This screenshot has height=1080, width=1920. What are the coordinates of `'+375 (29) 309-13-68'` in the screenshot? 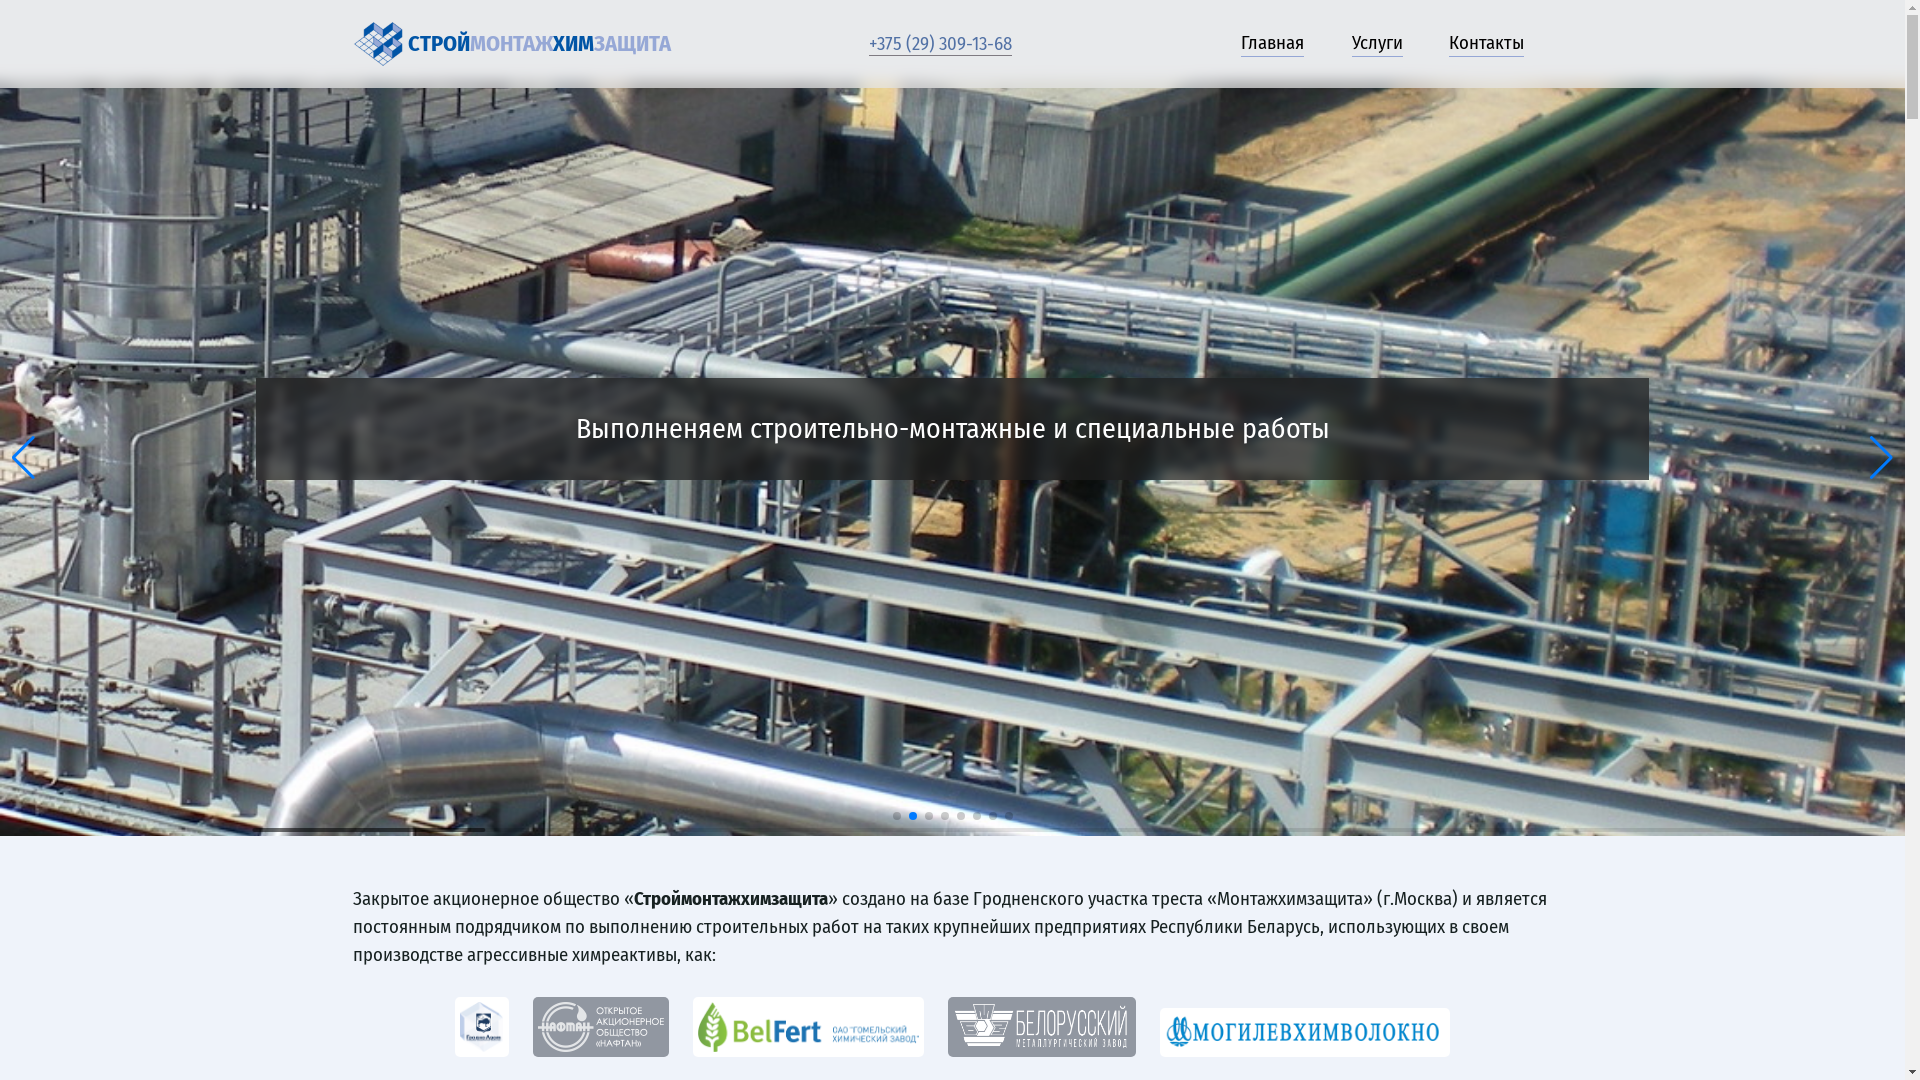 It's located at (868, 44).